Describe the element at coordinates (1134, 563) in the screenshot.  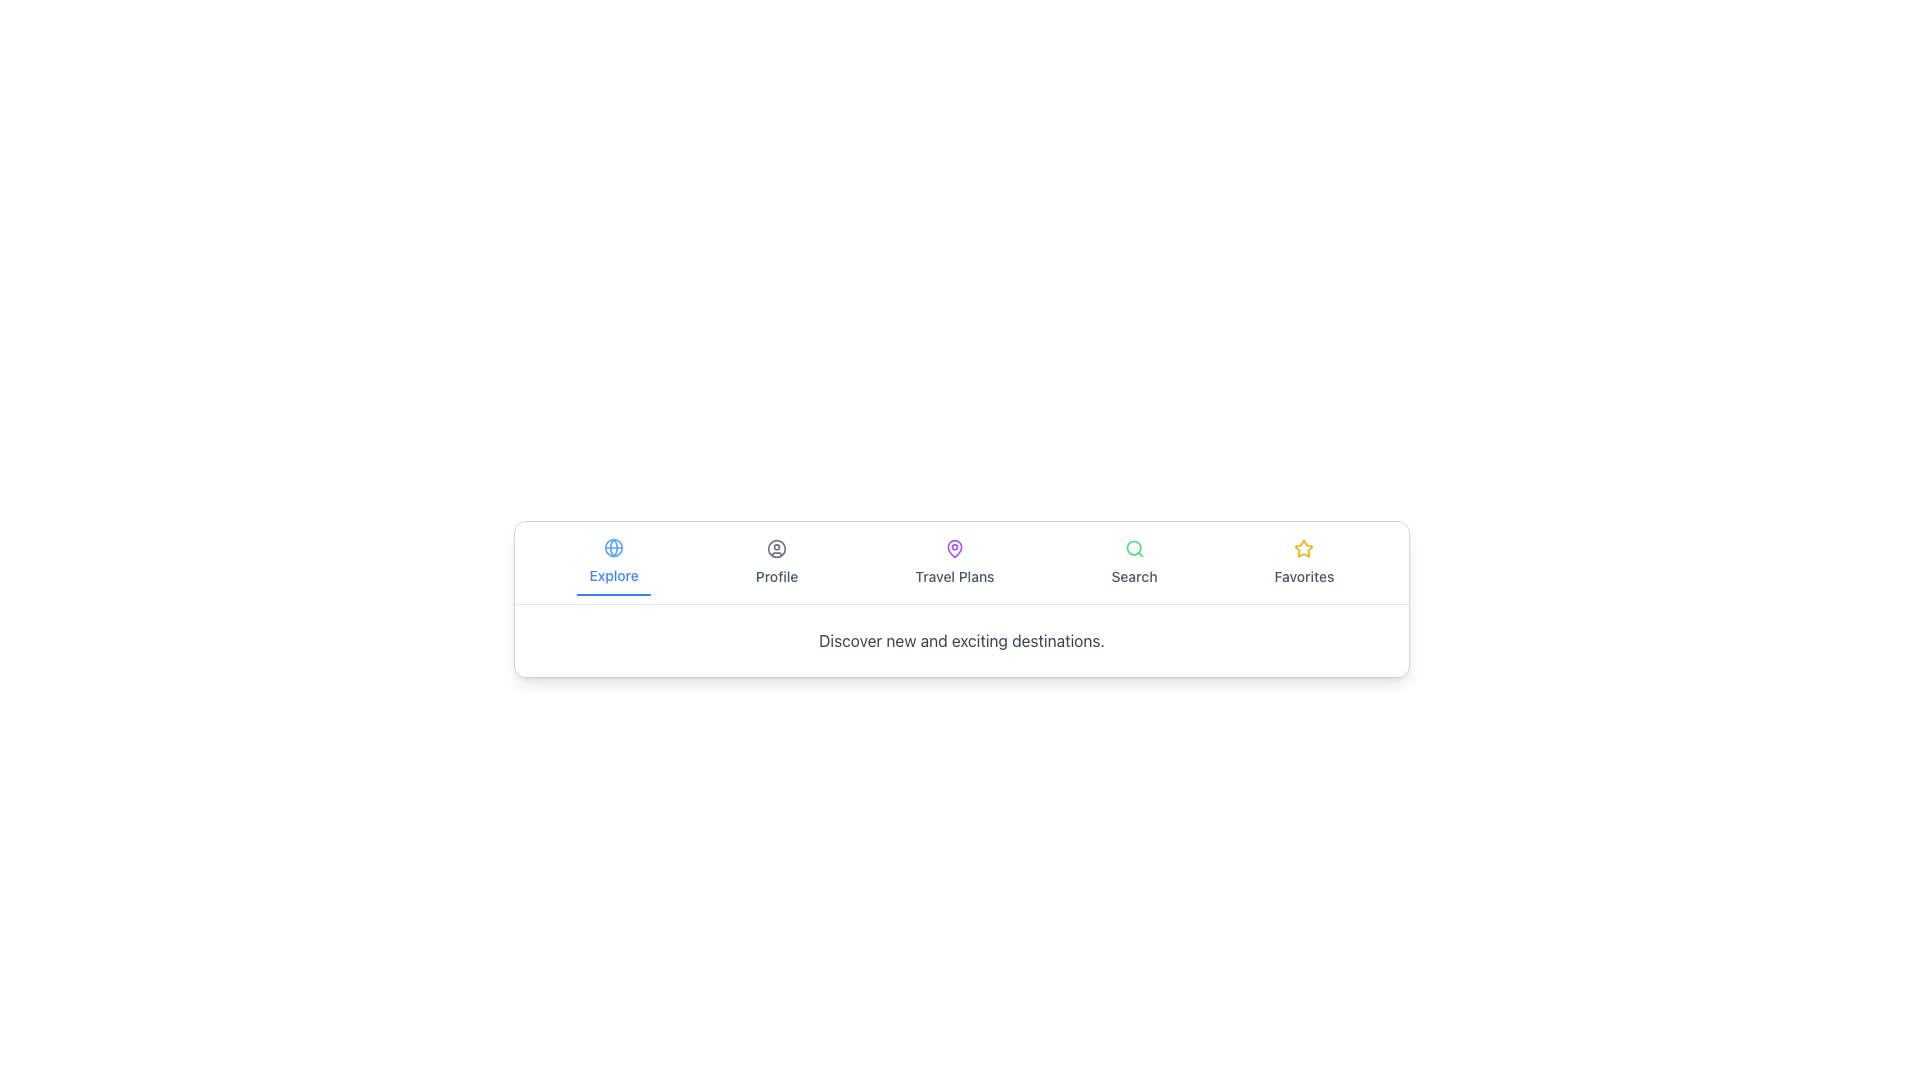
I see `the 'Search' button in the horizontal menu bar` at that location.